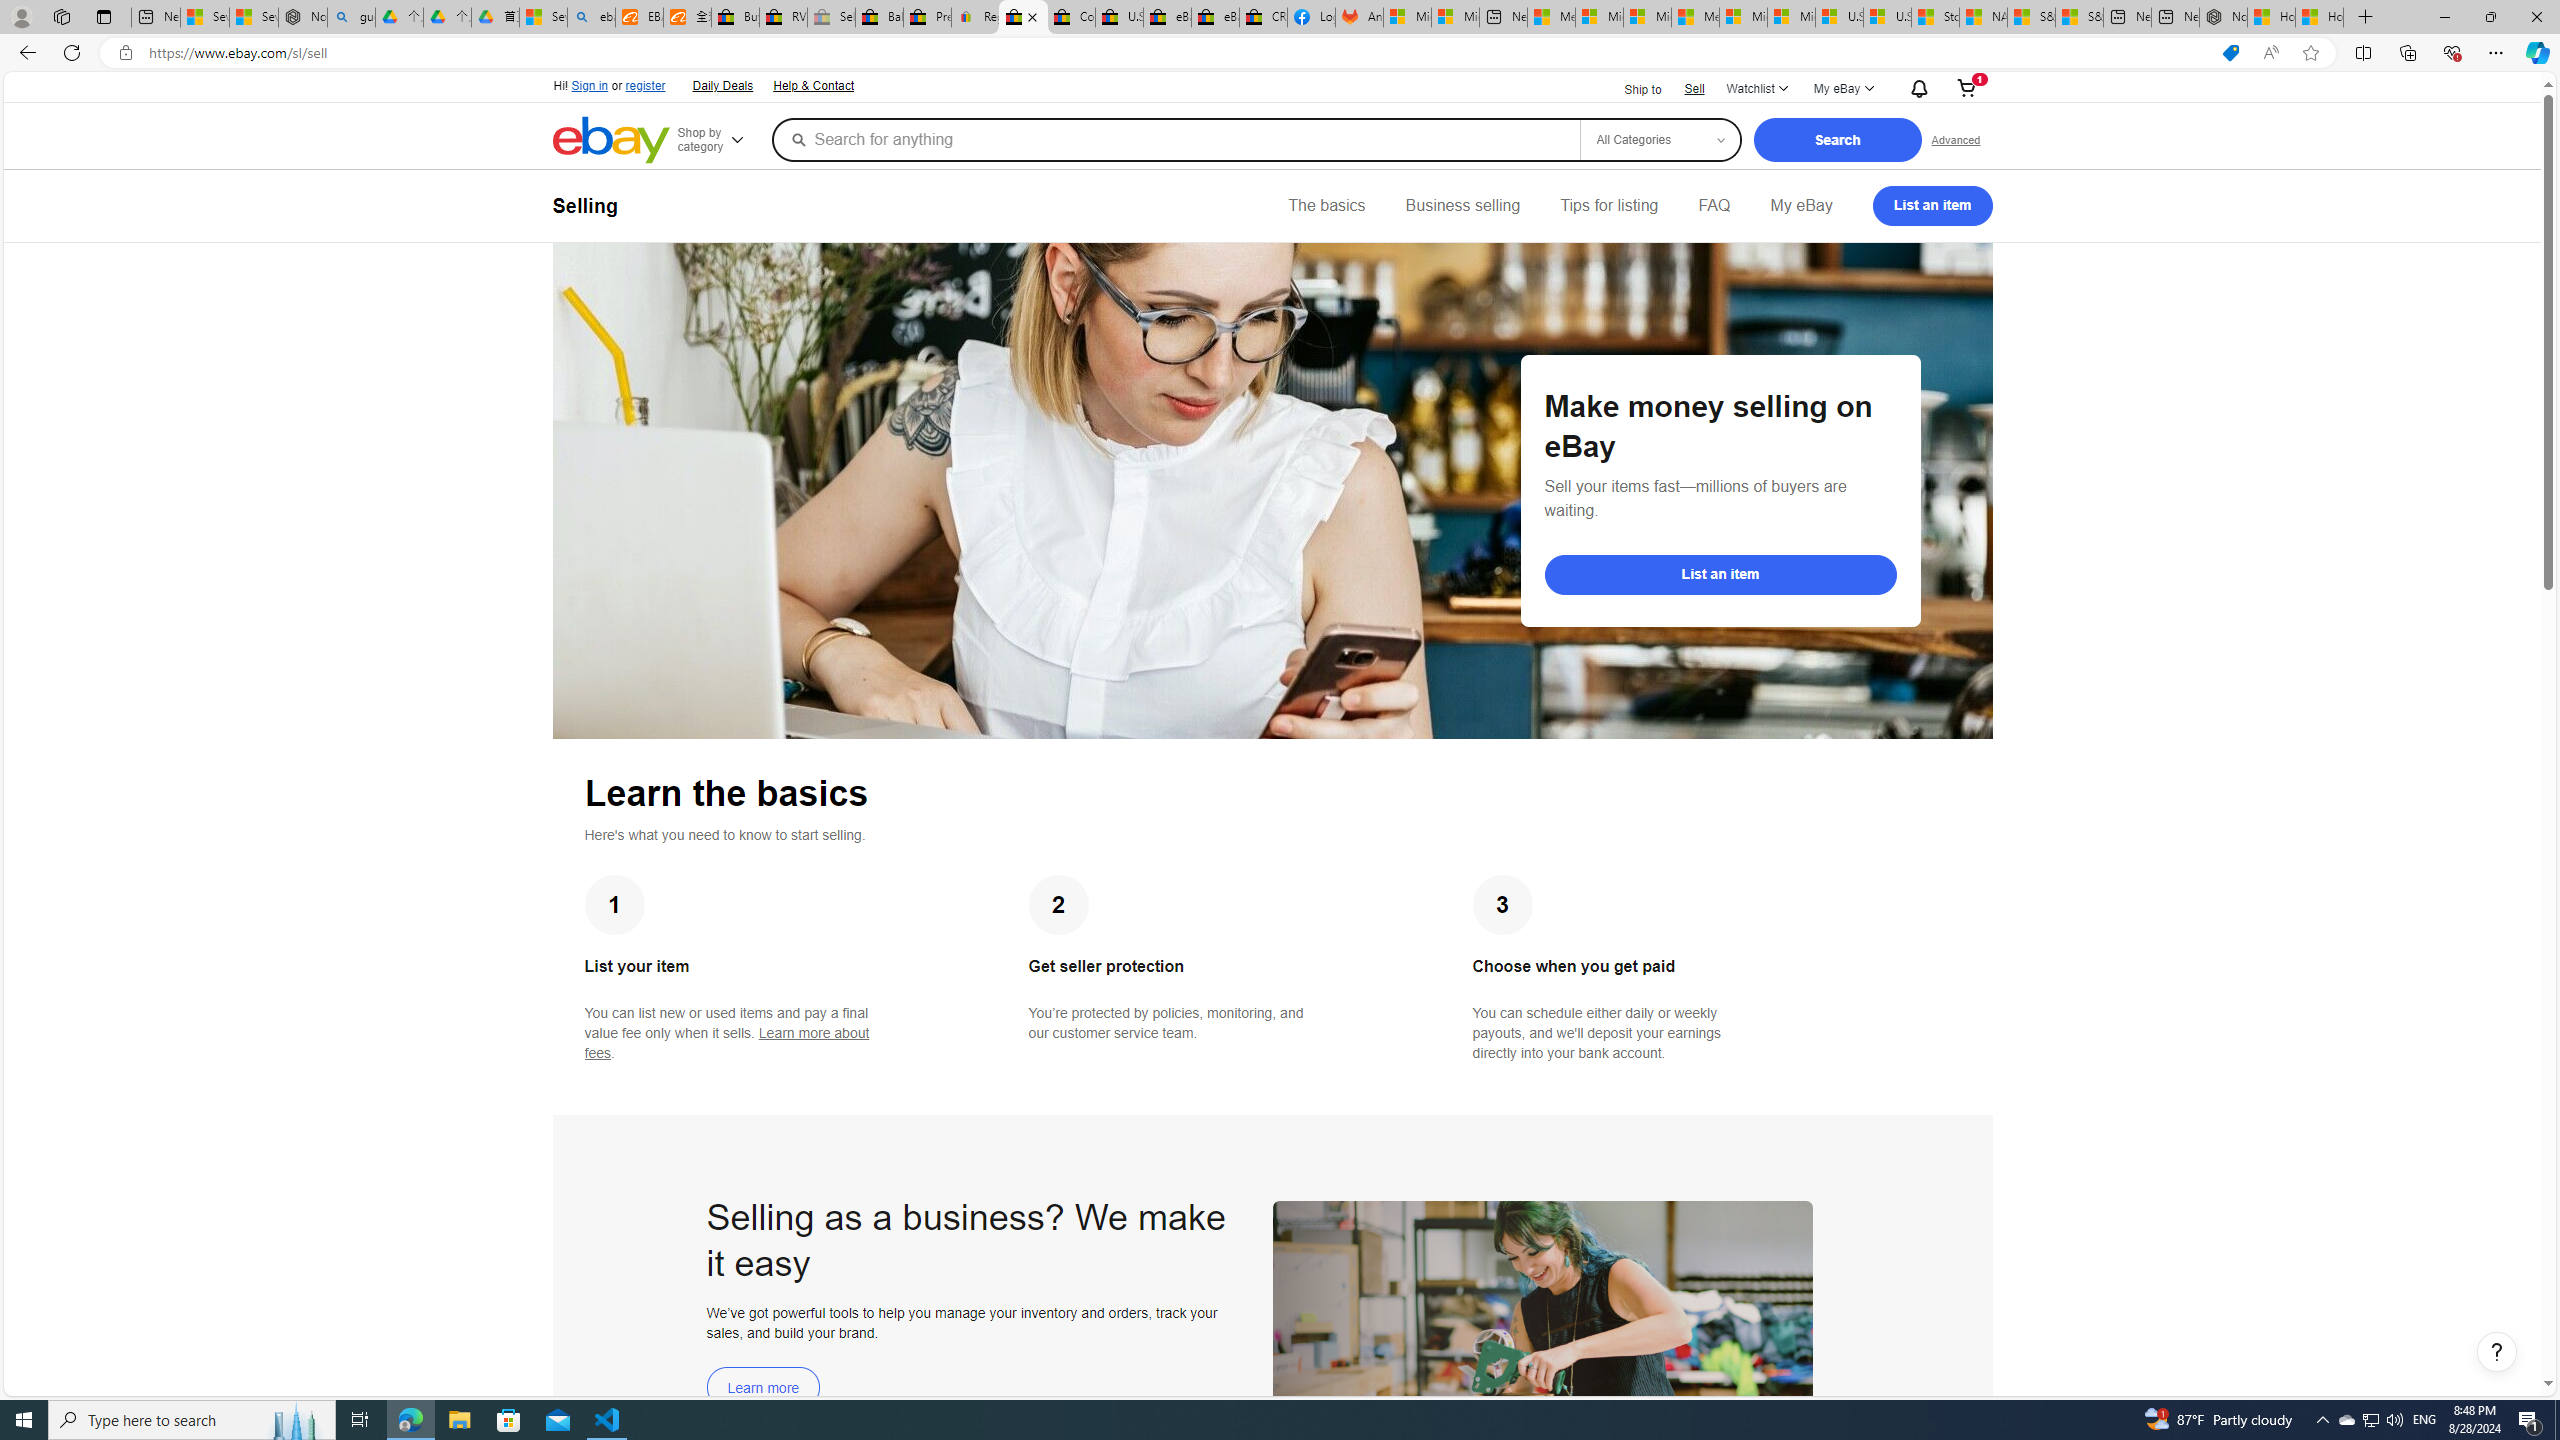 The height and width of the screenshot is (1440, 2560). Describe the element at coordinates (611, 139) in the screenshot. I see `'eBay Home'` at that location.